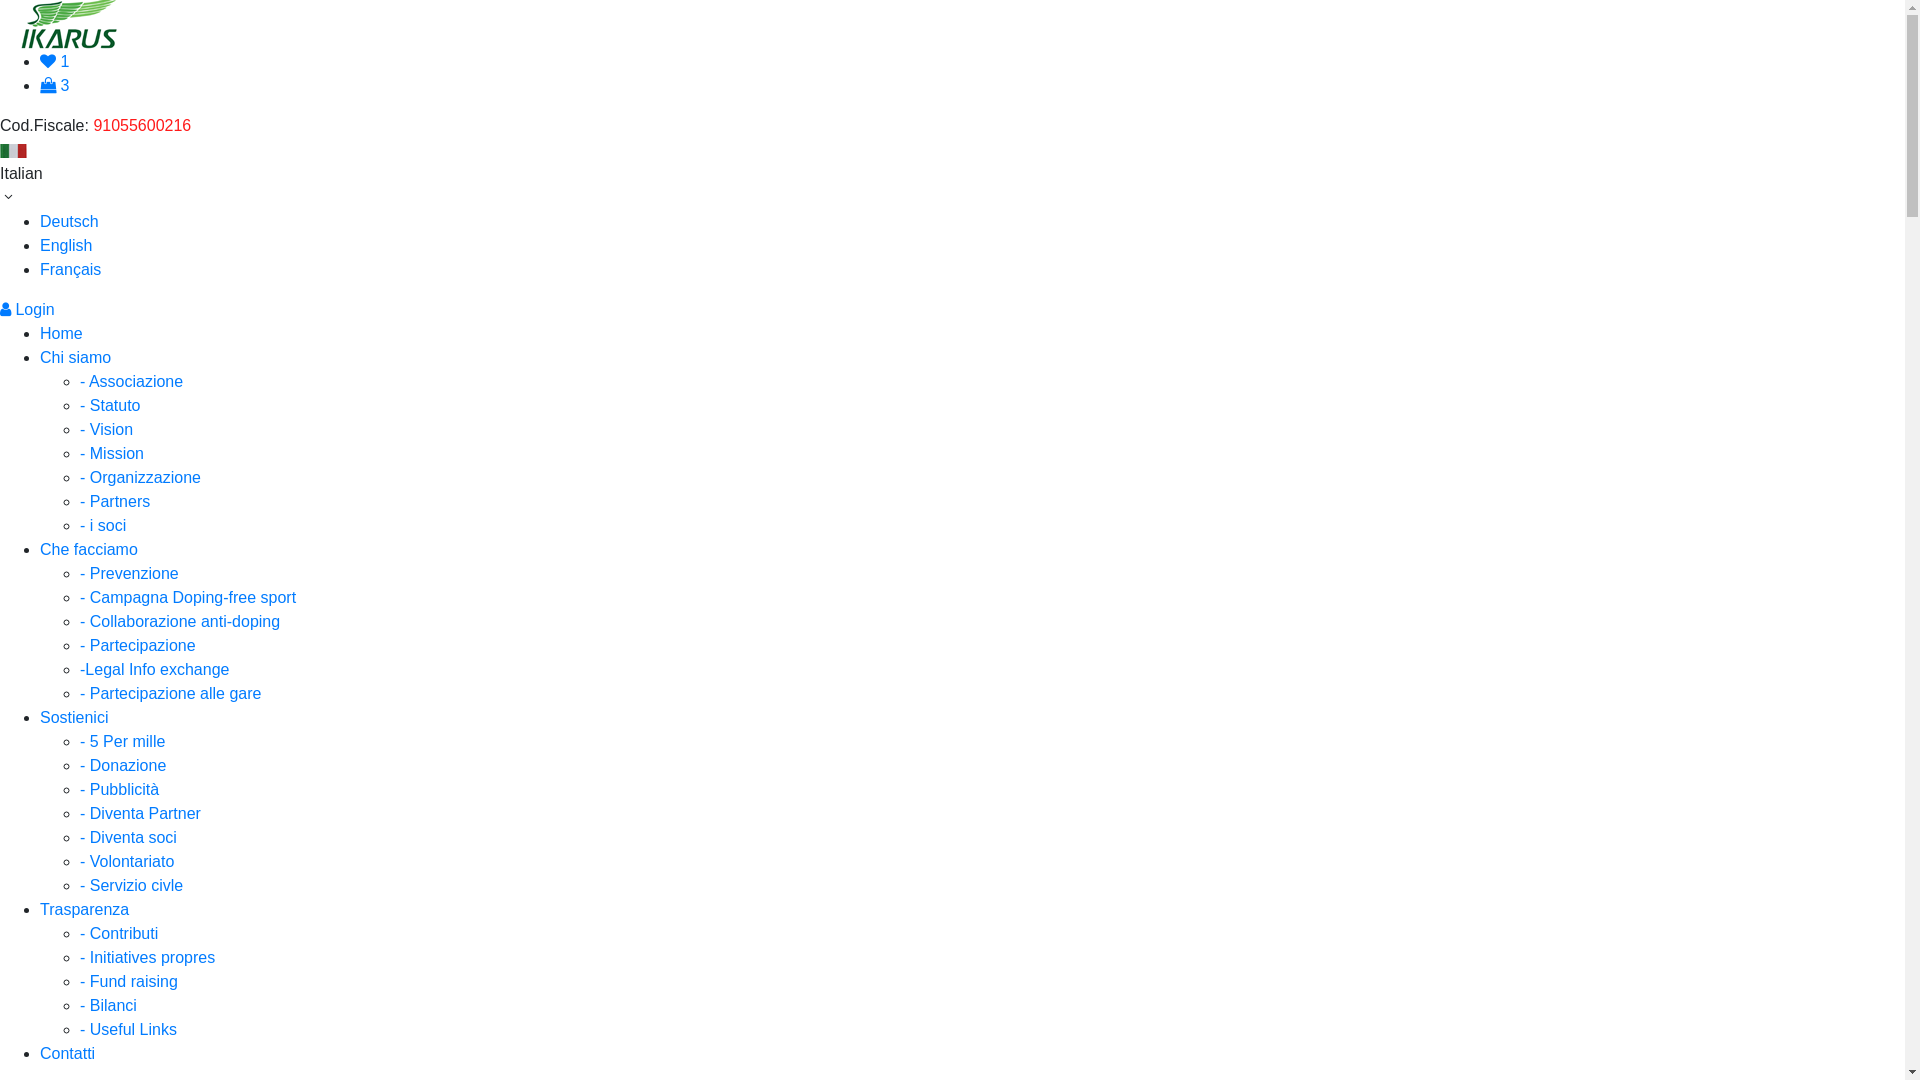  Describe the element at coordinates (80, 980) in the screenshot. I see `'- Fund raising'` at that location.